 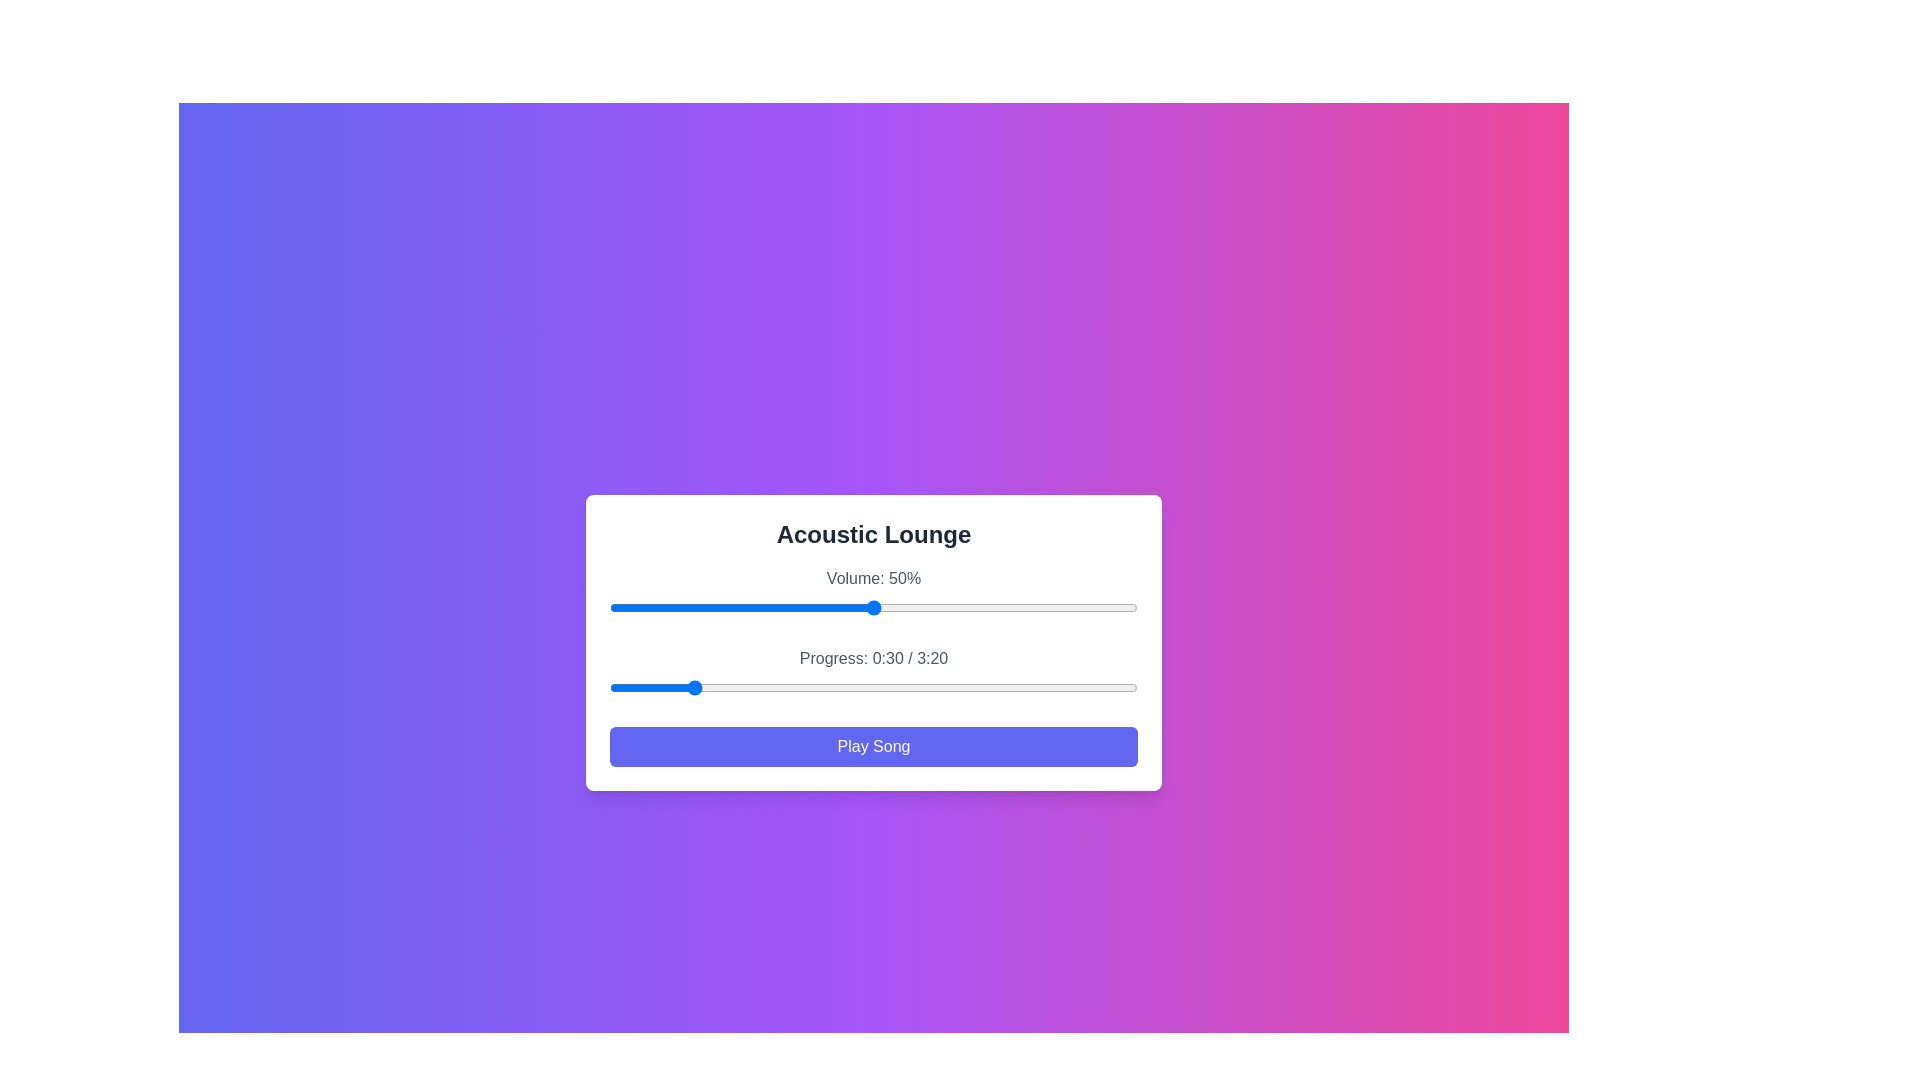 I want to click on the title text 'Acoustic Lounge' to read it, so click(x=873, y=534).